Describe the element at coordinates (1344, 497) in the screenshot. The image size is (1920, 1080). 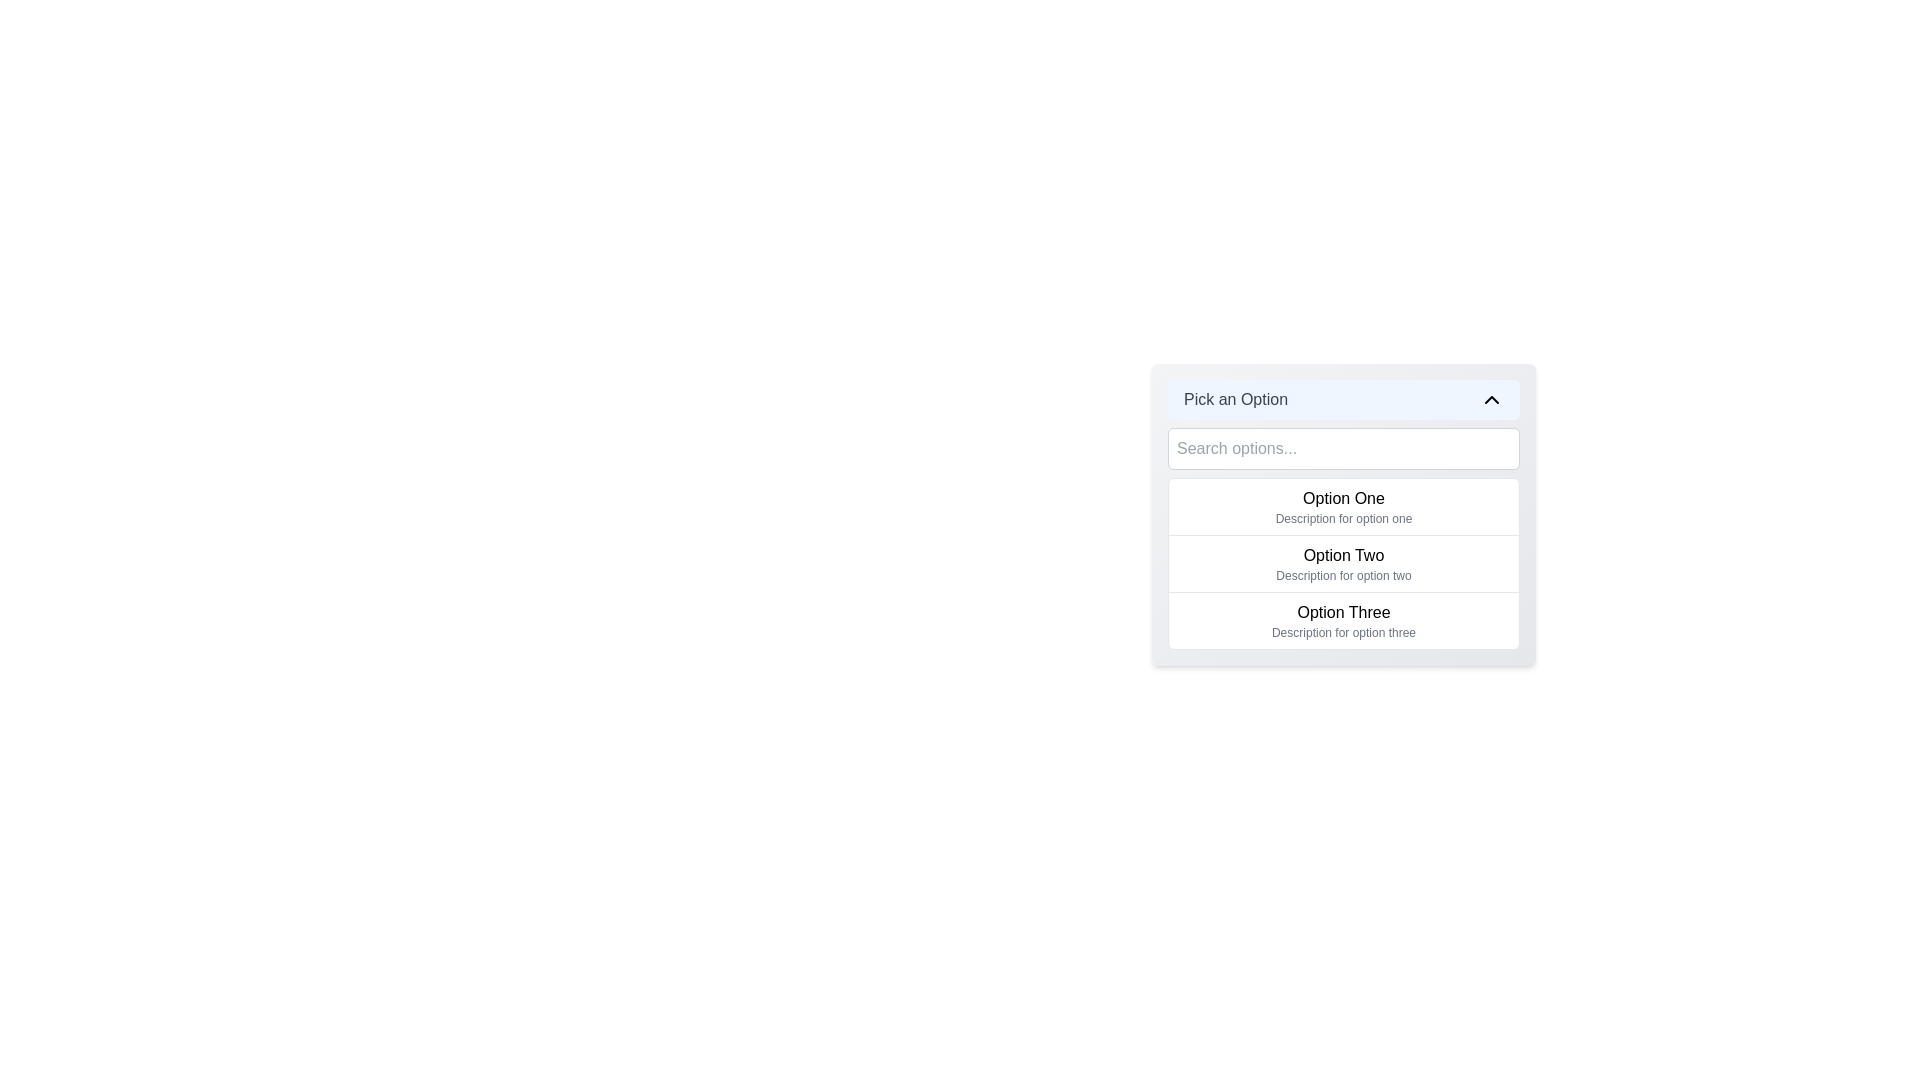
I see `the first selectable option labeled 'Option One' in the dropdown menu` at that location.